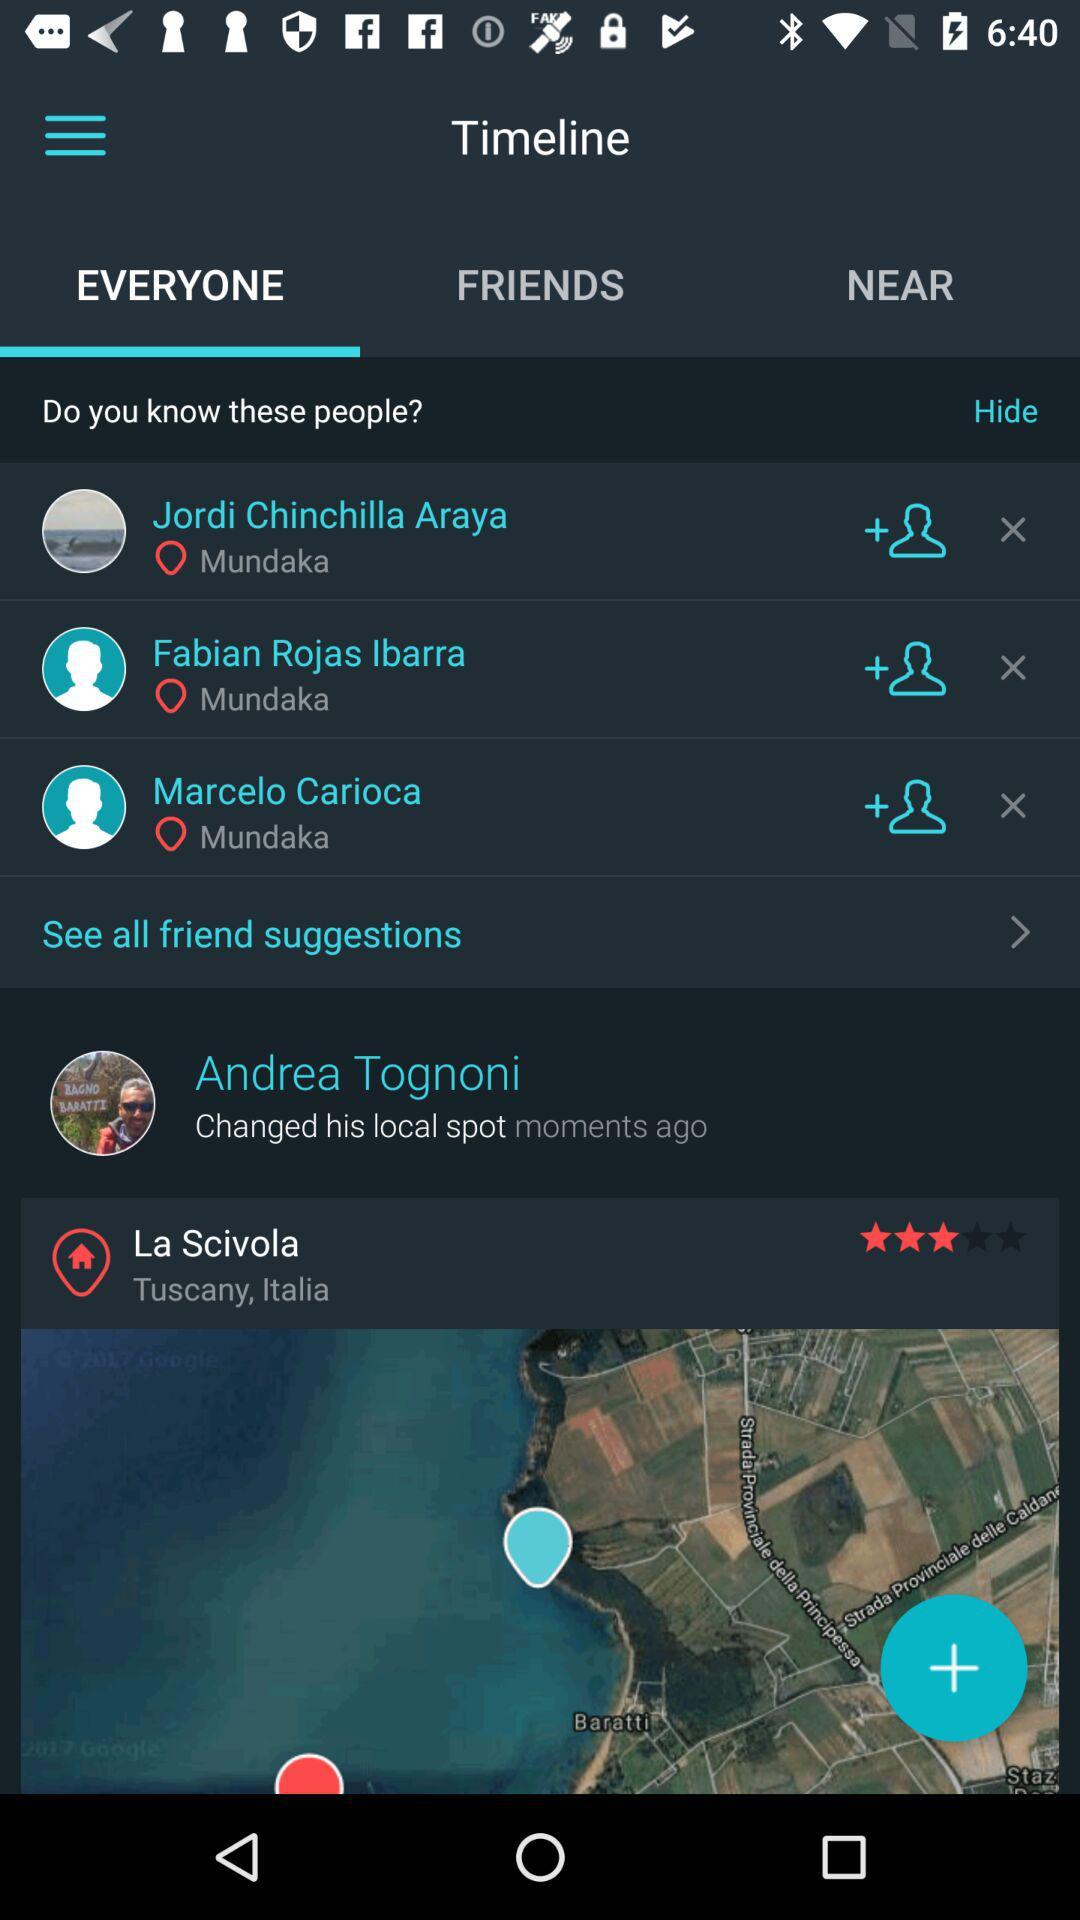  I want to click on zoom botton, so click(952, 1667).